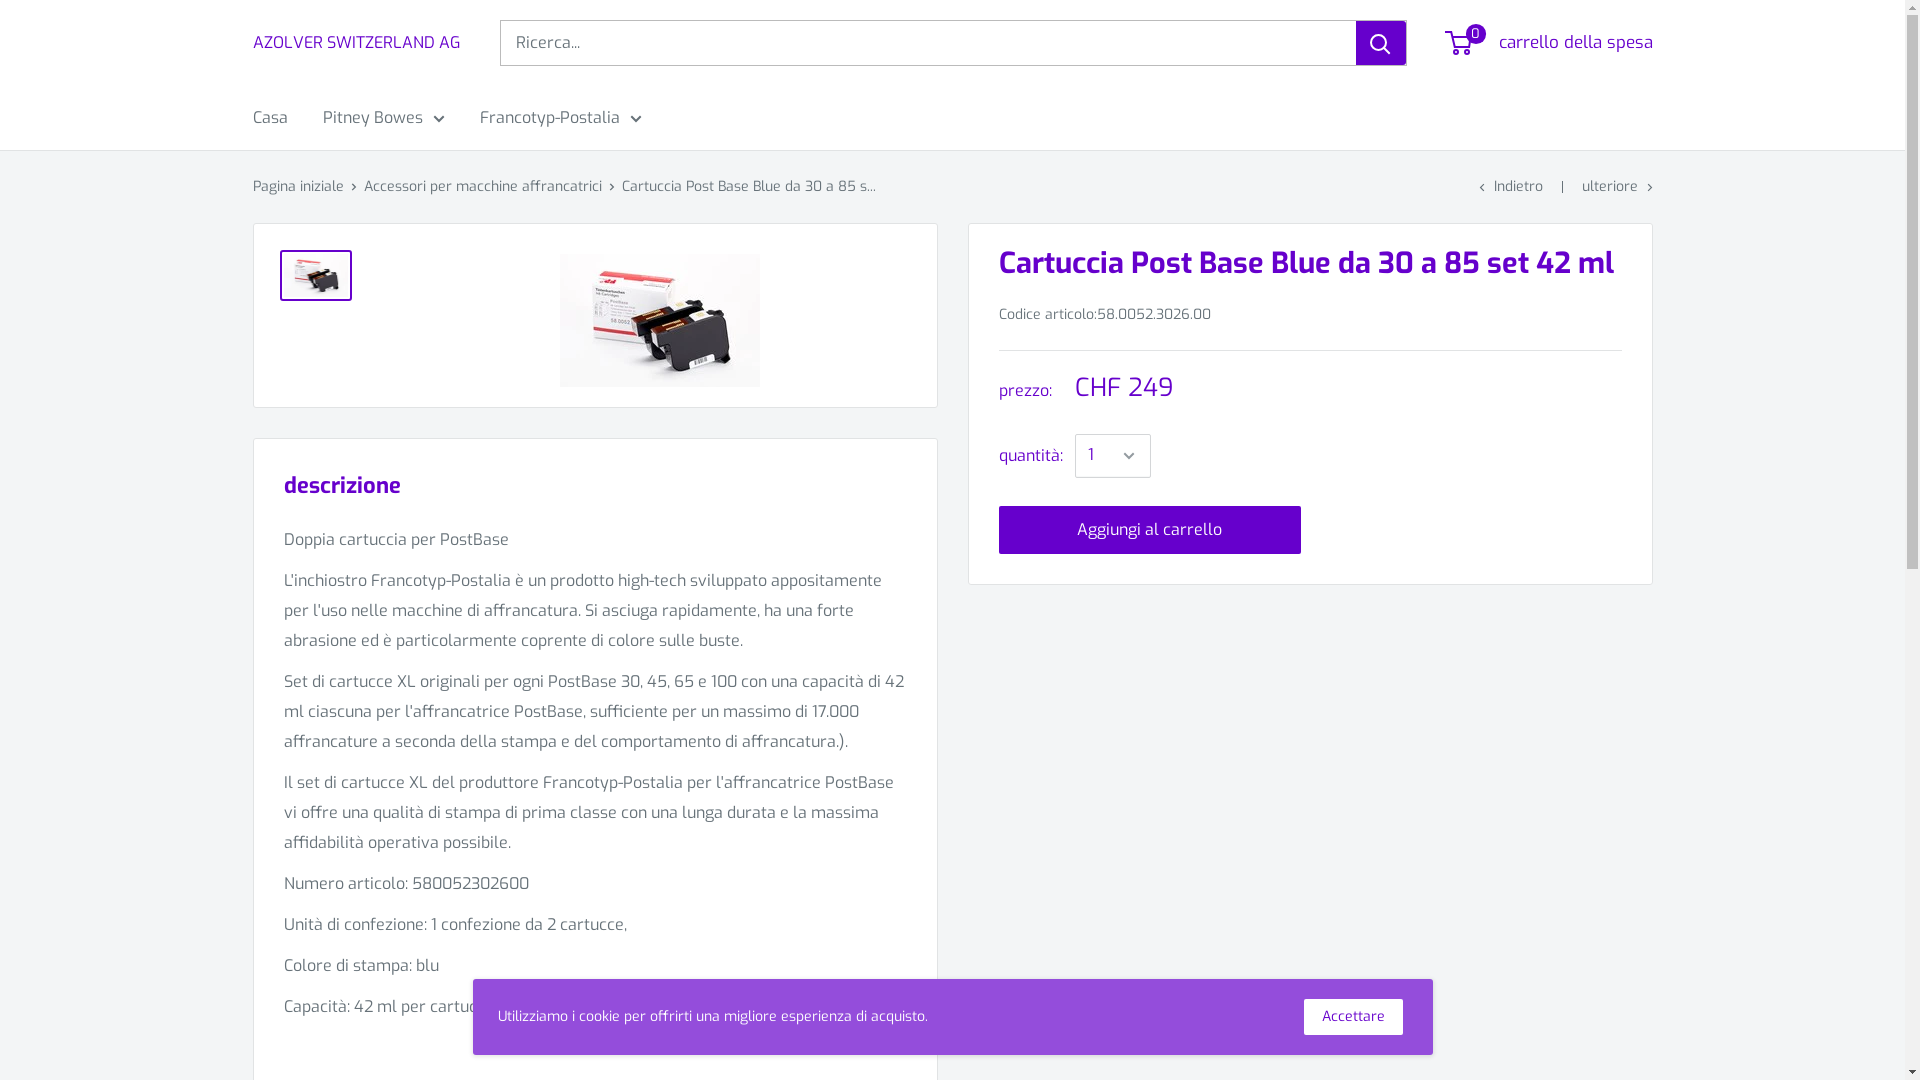  I want to click on 'Accessori per macchine affrancatrici', so click(364, 186).